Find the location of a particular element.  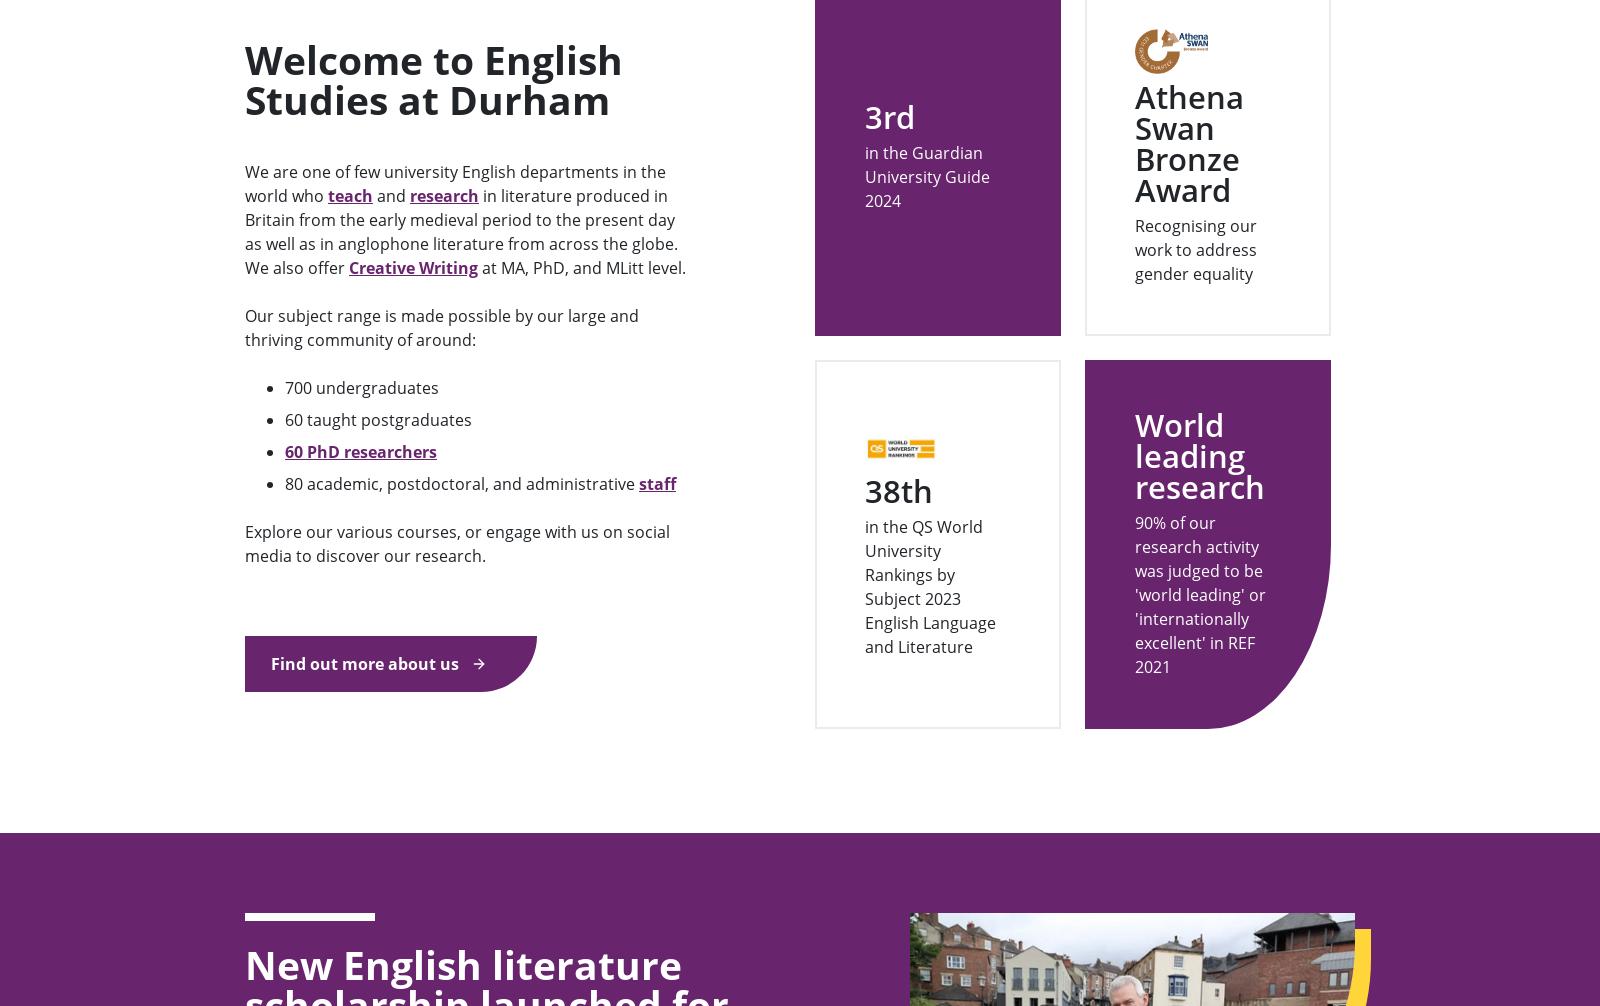

'Jobs' is located at coordinates (260, 858).